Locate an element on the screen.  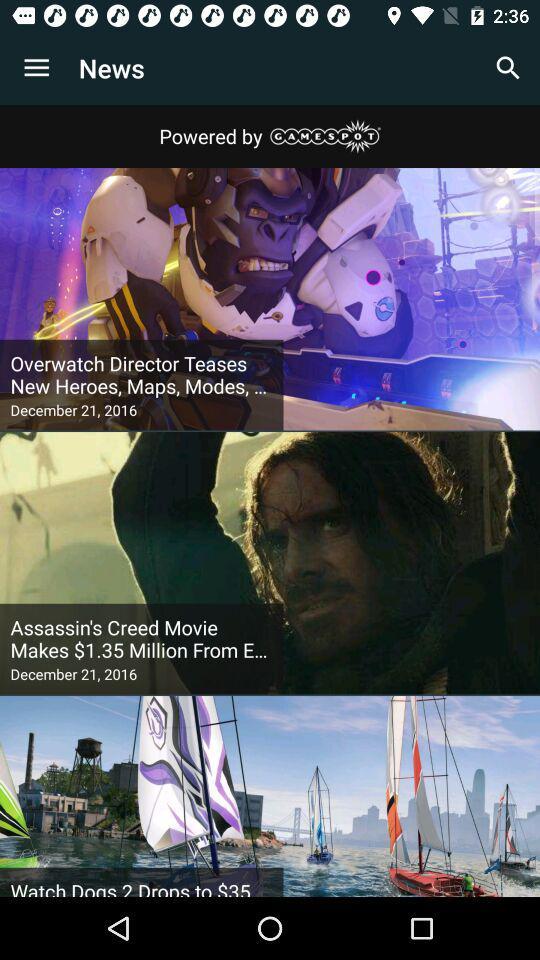
the item above december 21, 2016 icon is located at coordinates (140, 374).